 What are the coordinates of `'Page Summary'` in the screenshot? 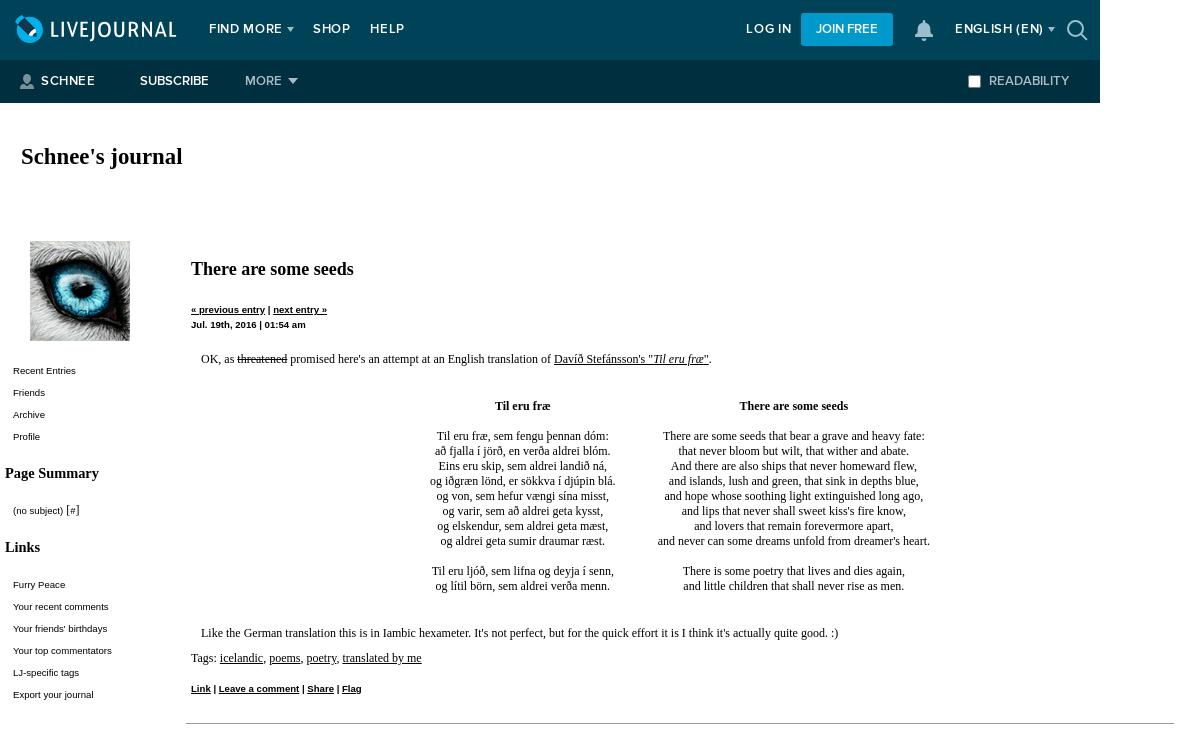 It's located at (51, 471).